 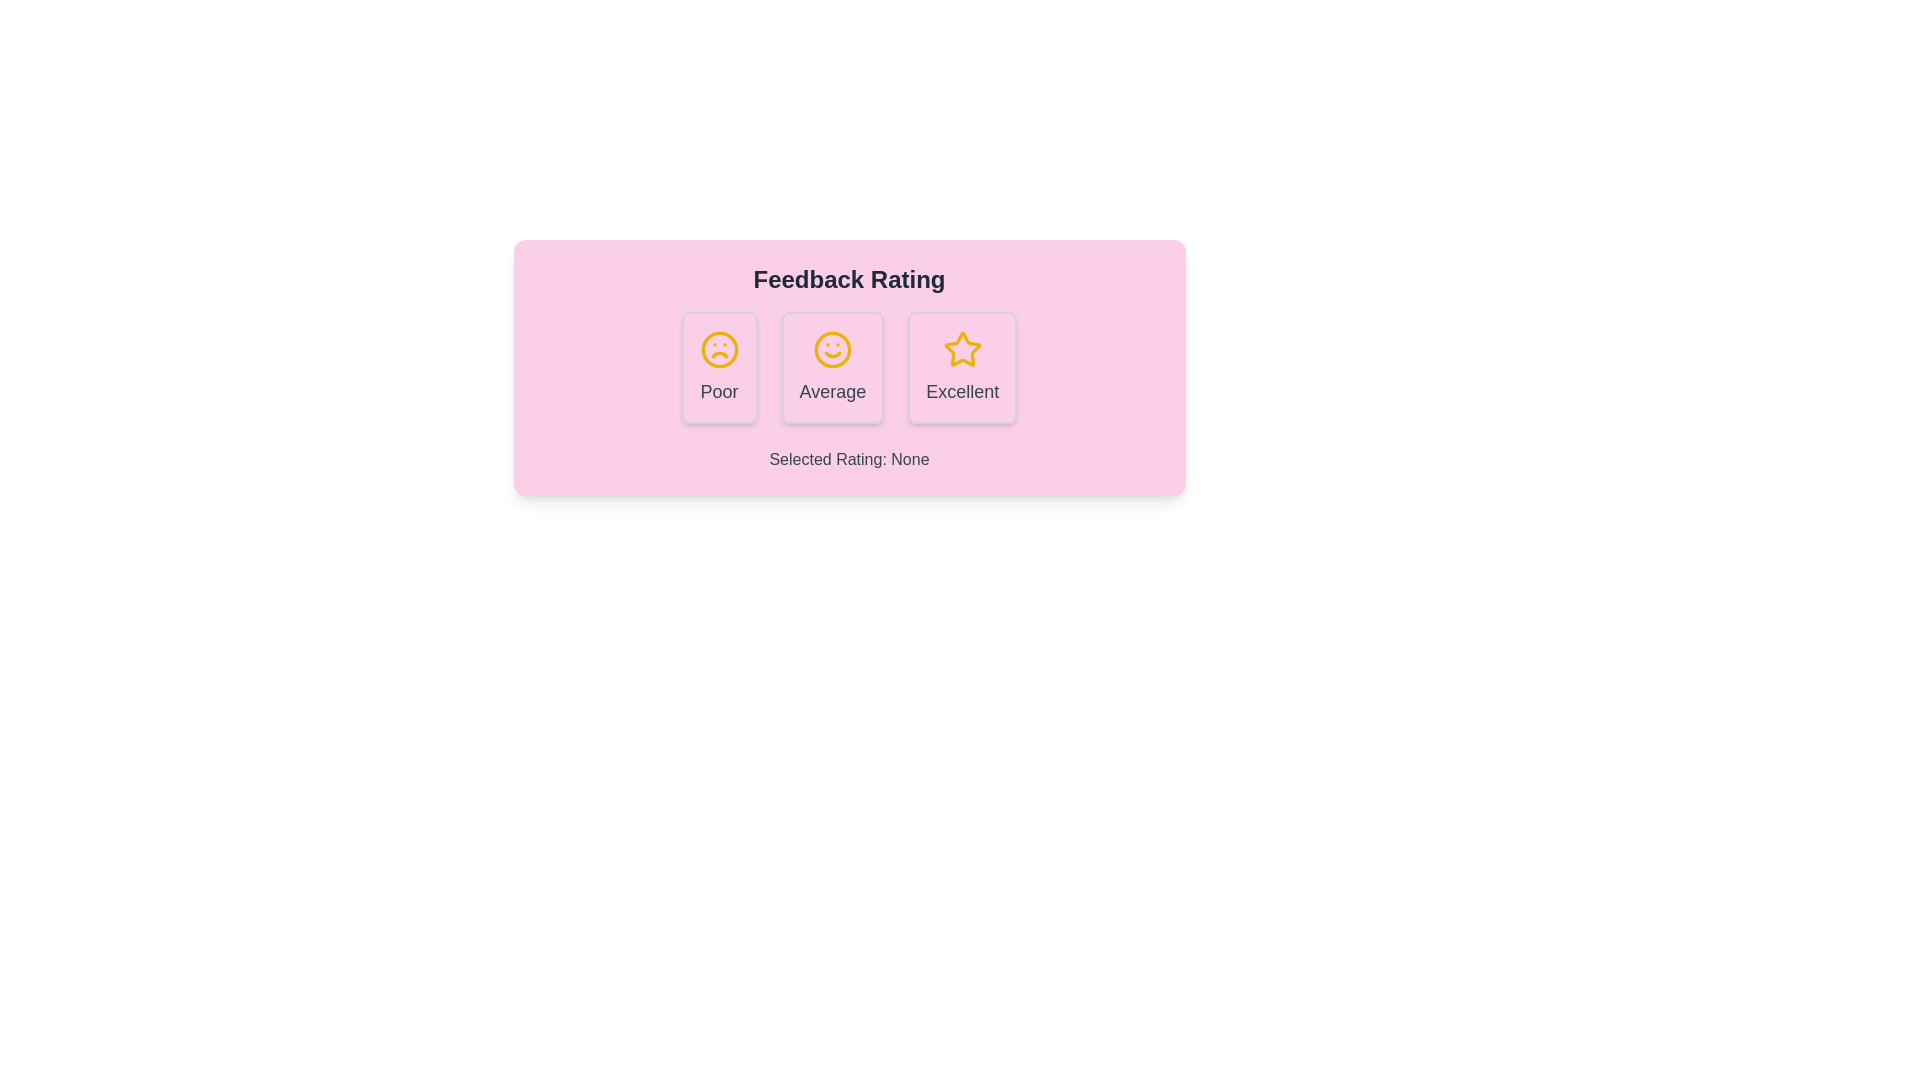 What do you see at coordinates (962, 367) in the screenshot?
I see `the 'Excellent' feedback button, which is the third option in the feedback rating section located beneath the text 'Feedback Rating'` at bounding box center [962, 367].